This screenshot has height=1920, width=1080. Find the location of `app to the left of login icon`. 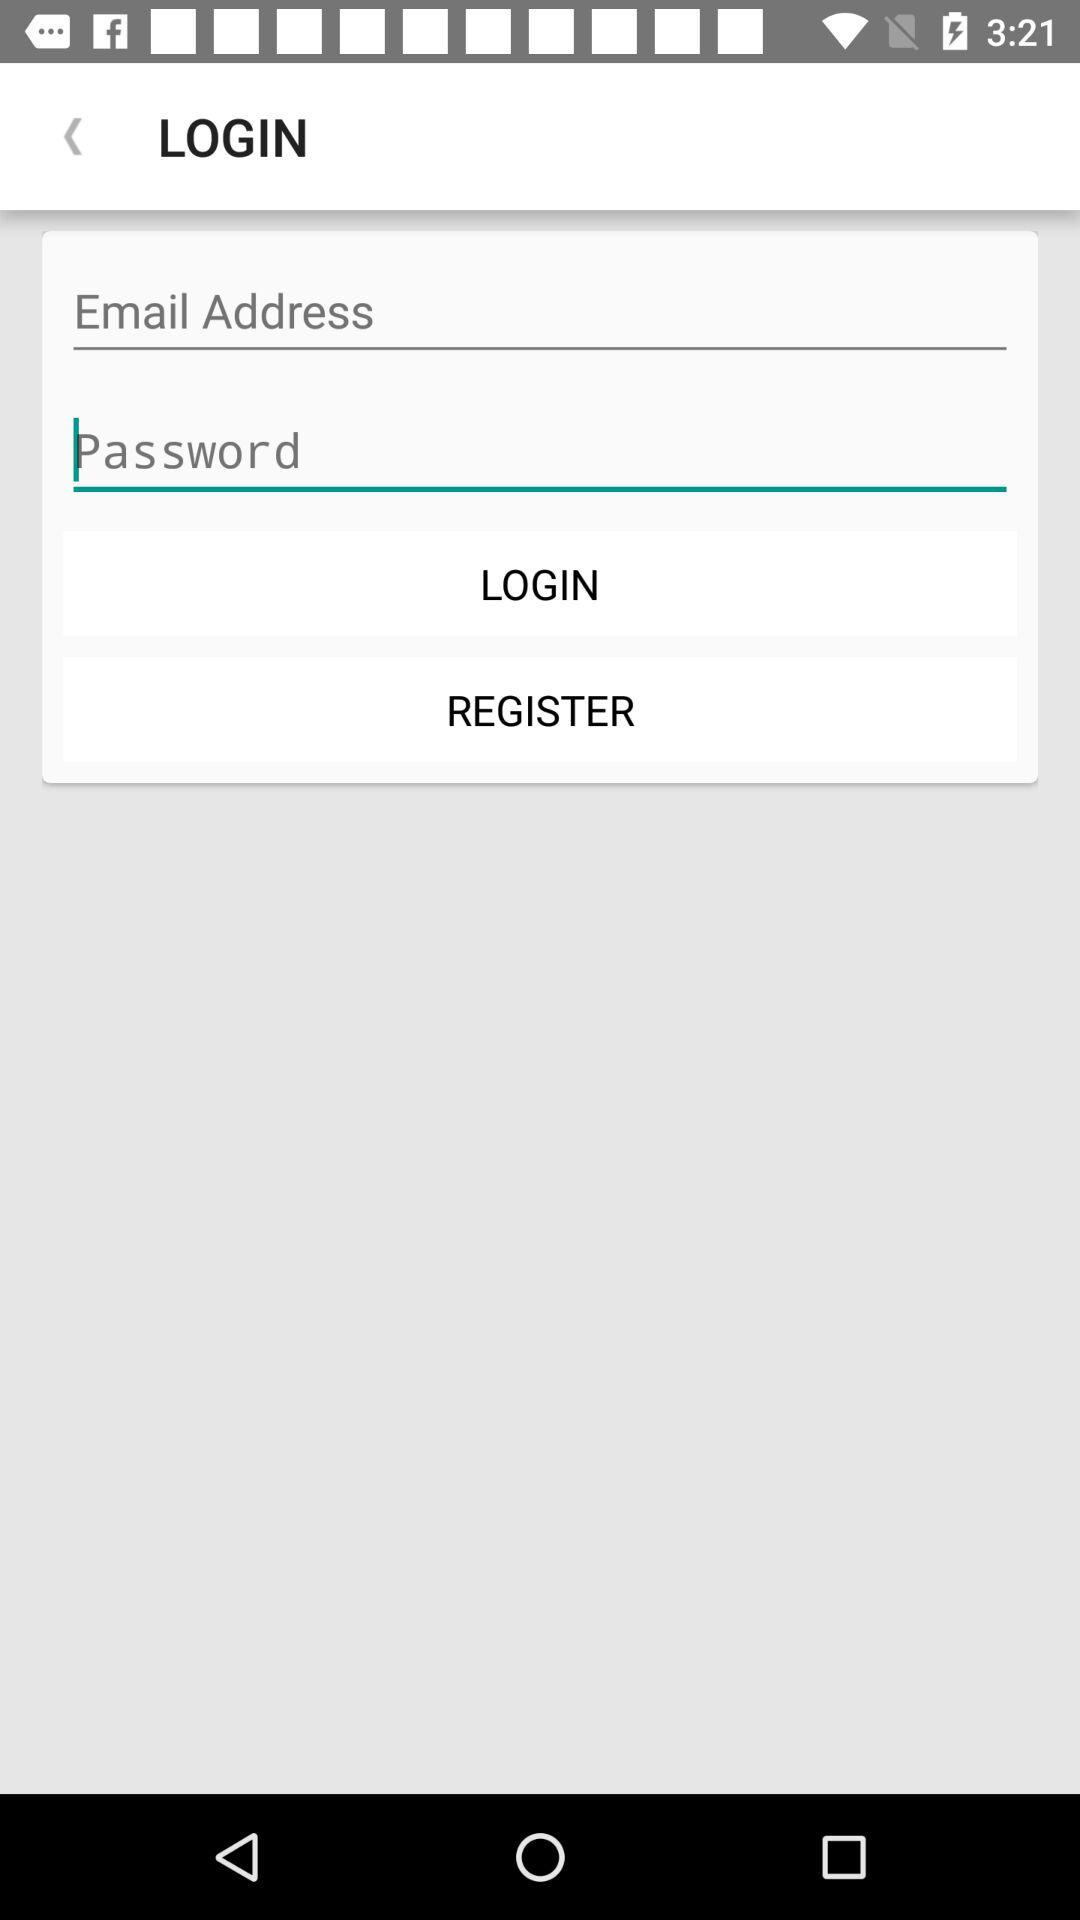

app to the left of login icon is located at coordinates (72, 135).